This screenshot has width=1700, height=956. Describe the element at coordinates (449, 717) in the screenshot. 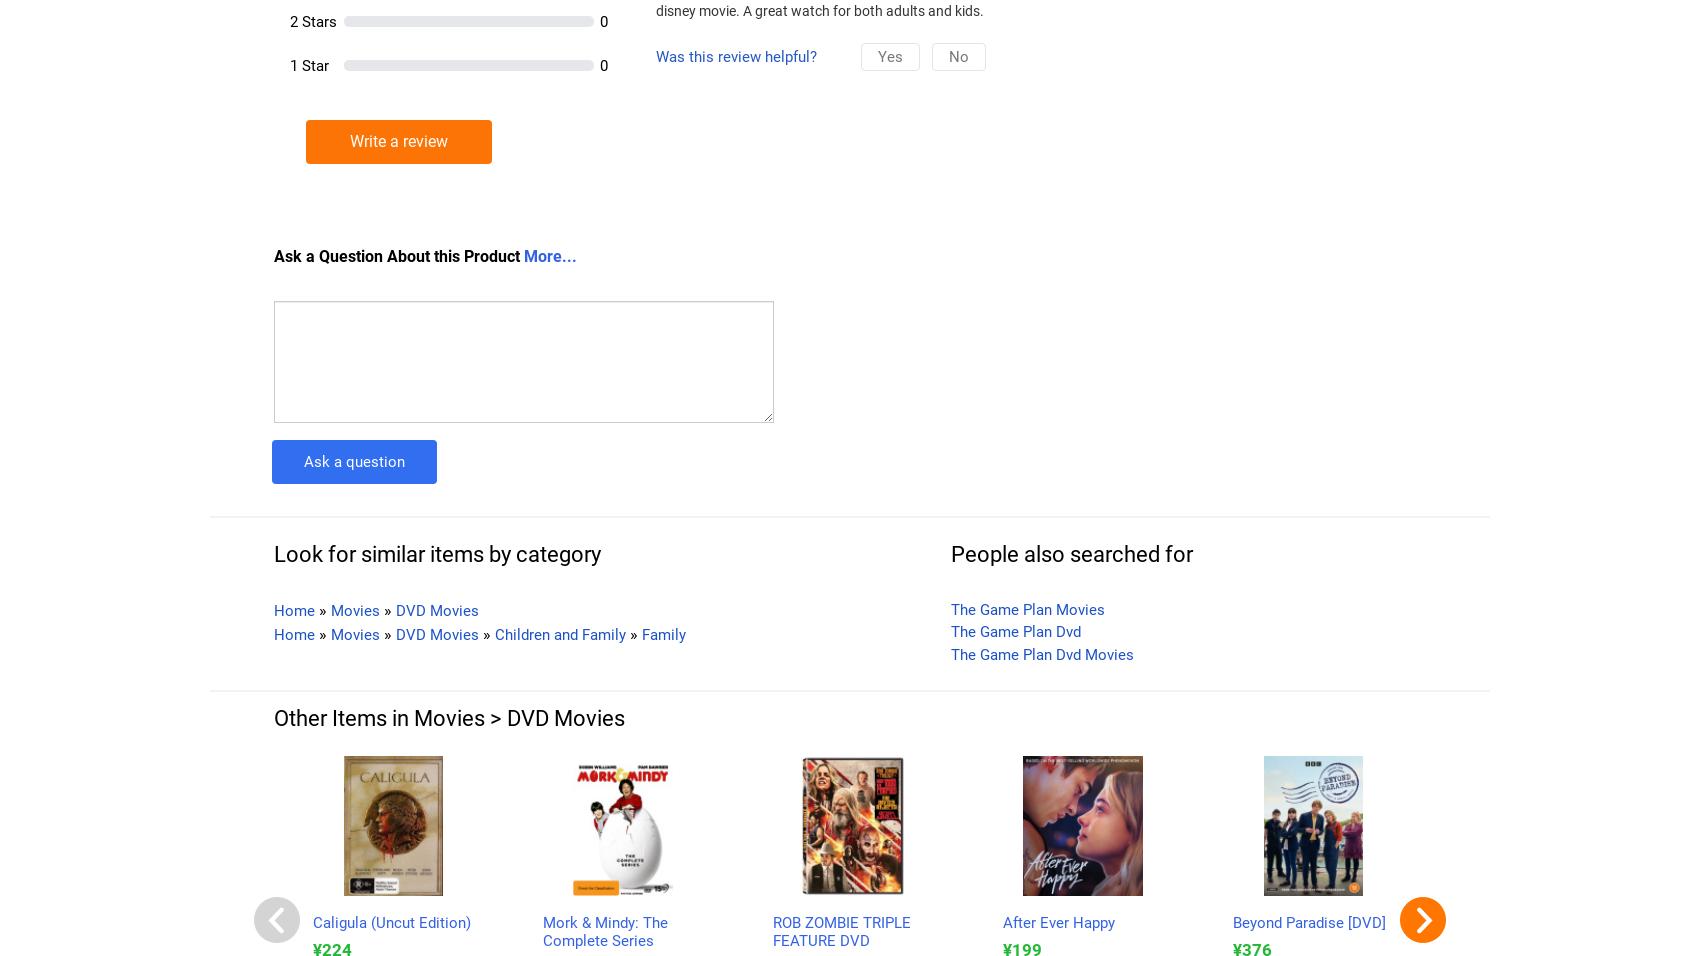

I see `'Other Items in Movies > DVD Movies'` at that location.